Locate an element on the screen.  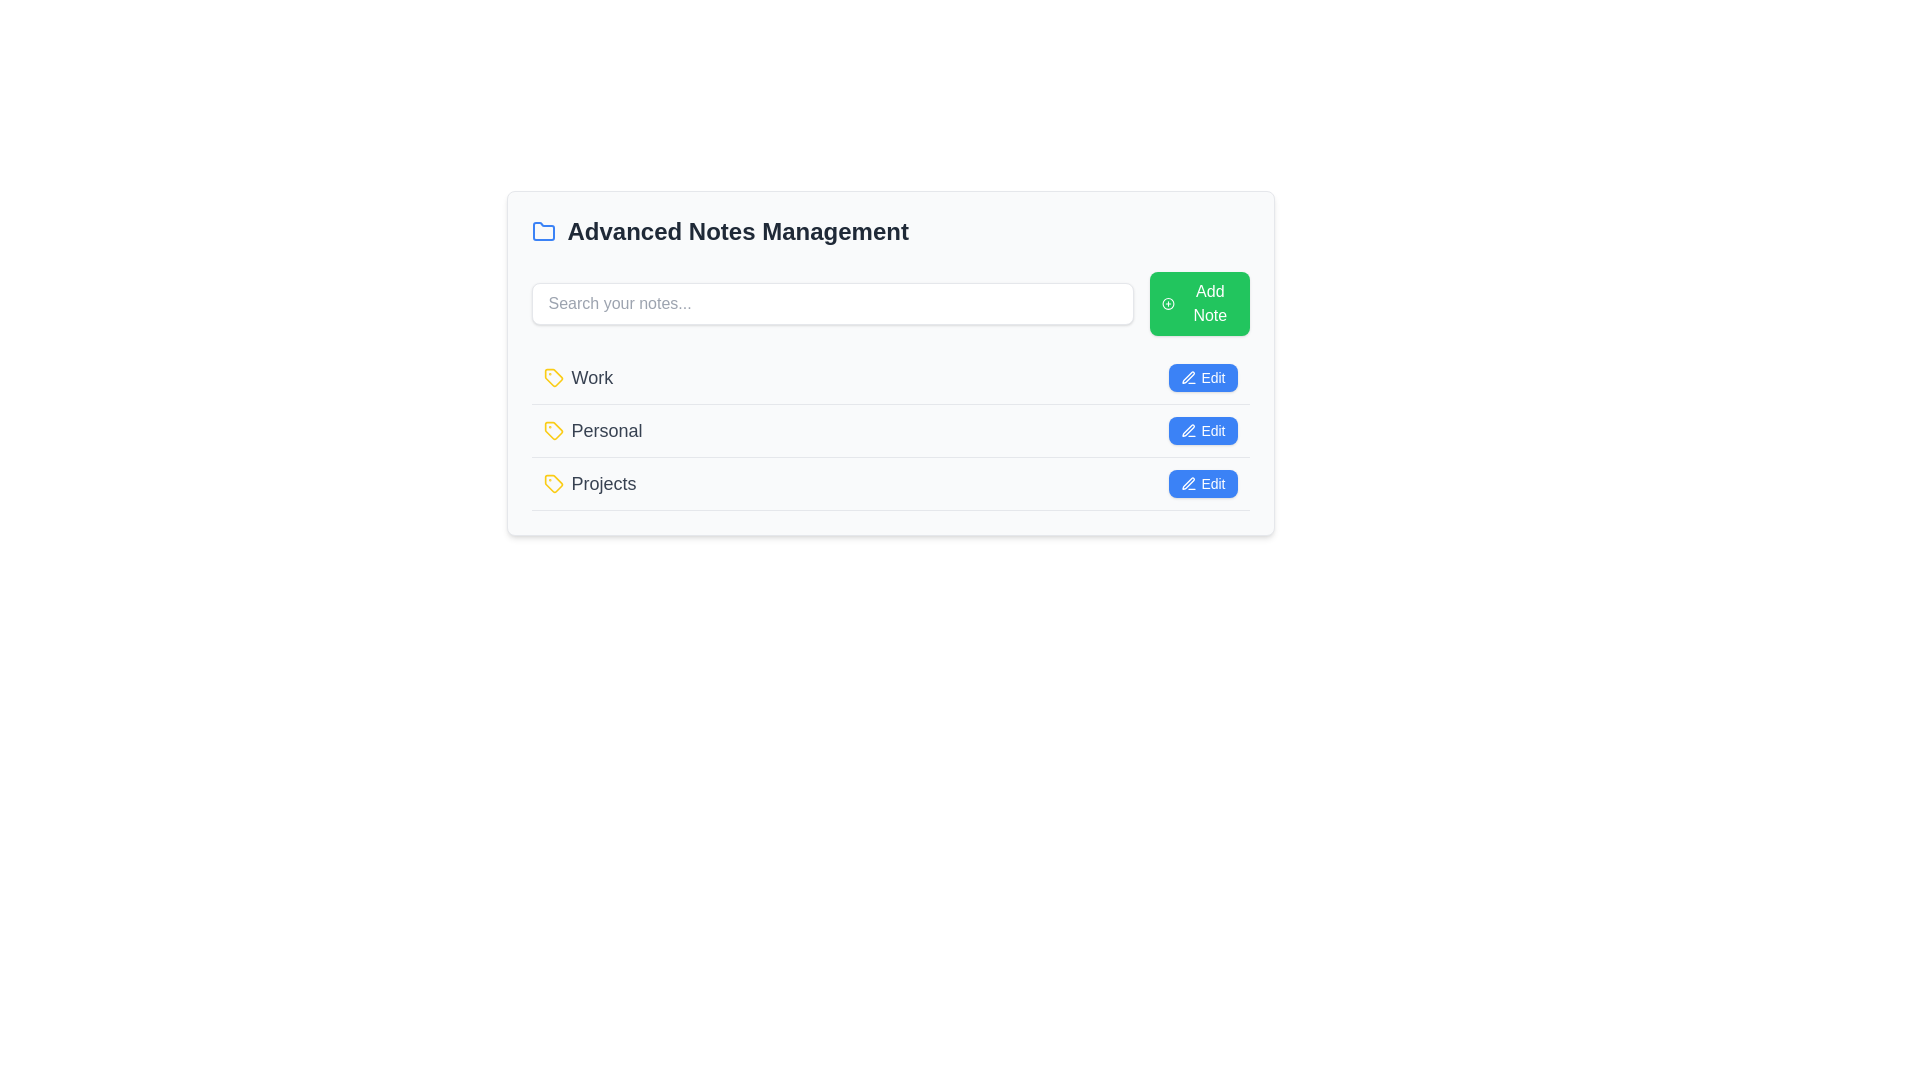
the tag icon with a yellow outline located to the left of the 'Projects' label in the category list under 'Advanced Notes Management.' is located at coordinates (553, 483).